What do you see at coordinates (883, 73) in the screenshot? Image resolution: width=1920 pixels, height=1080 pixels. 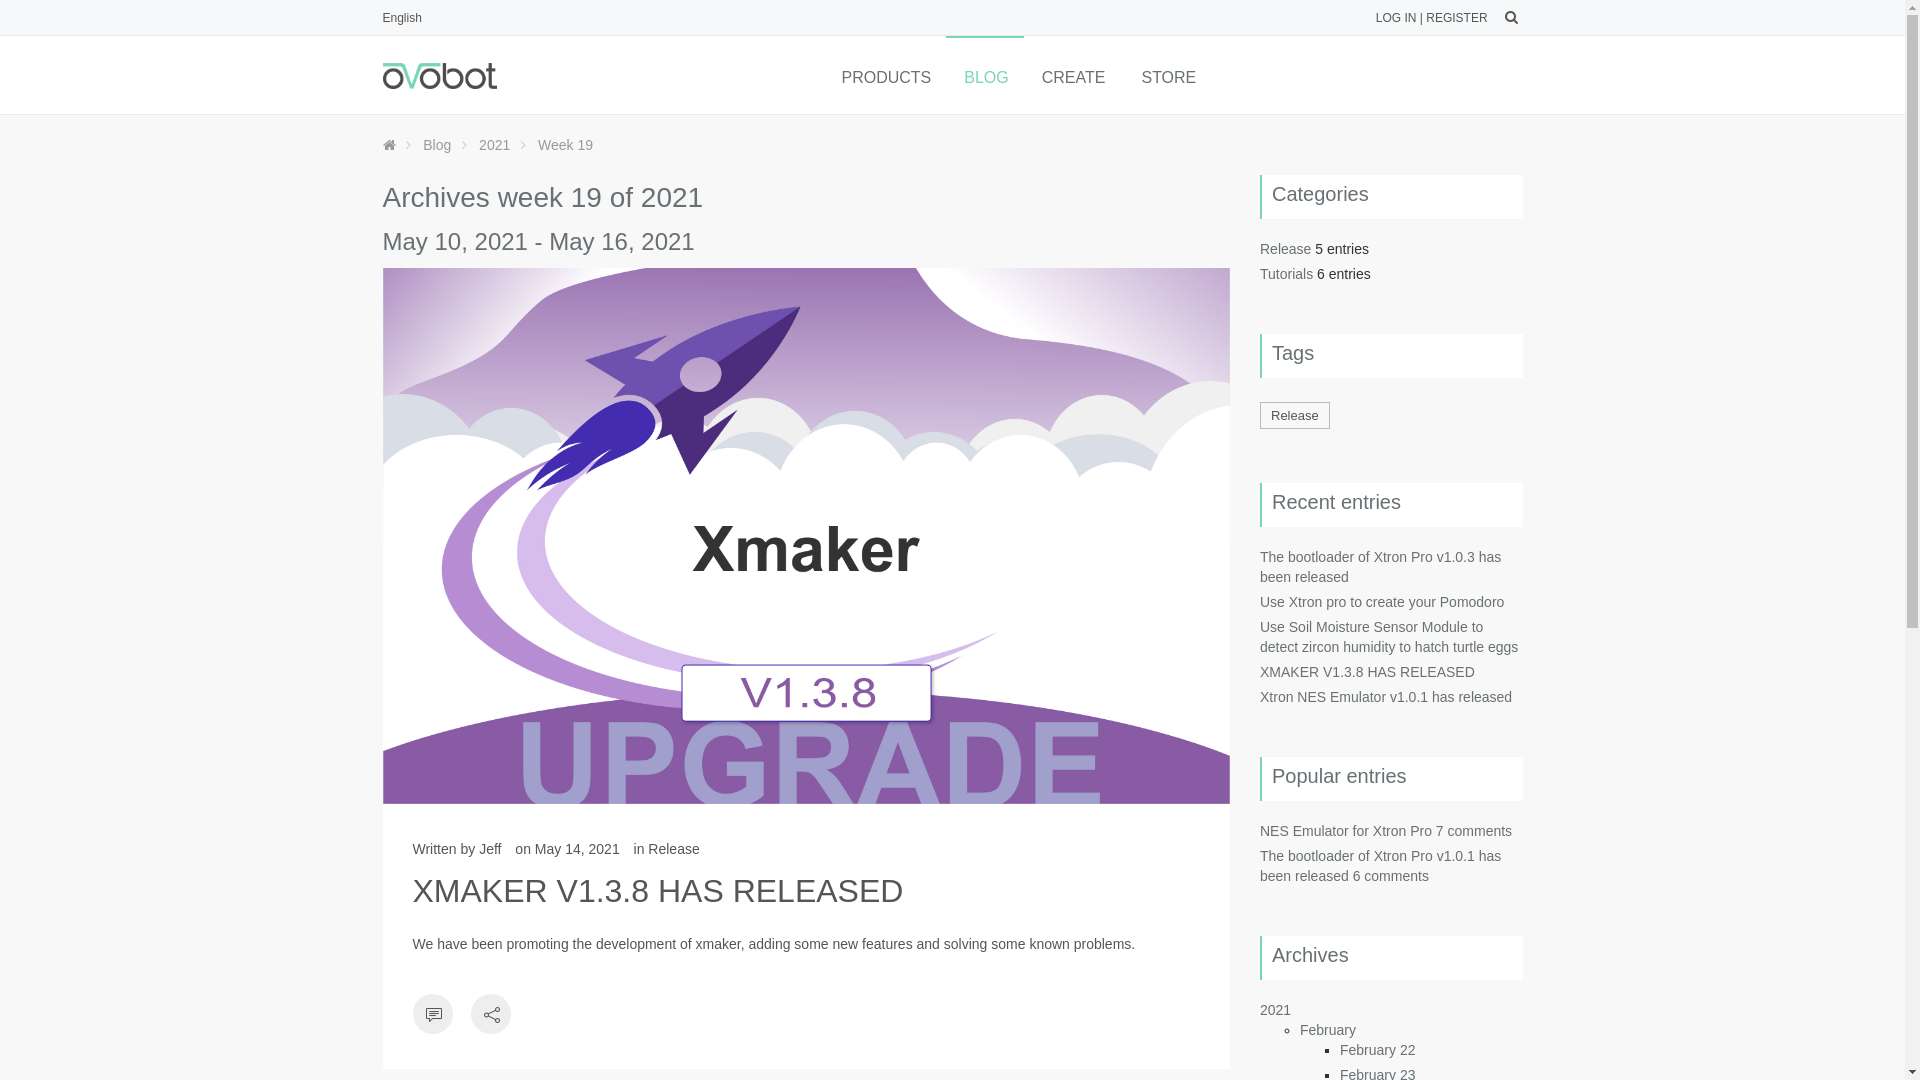 I see `'PRODUCTS'` at bounding box center [883, 73].